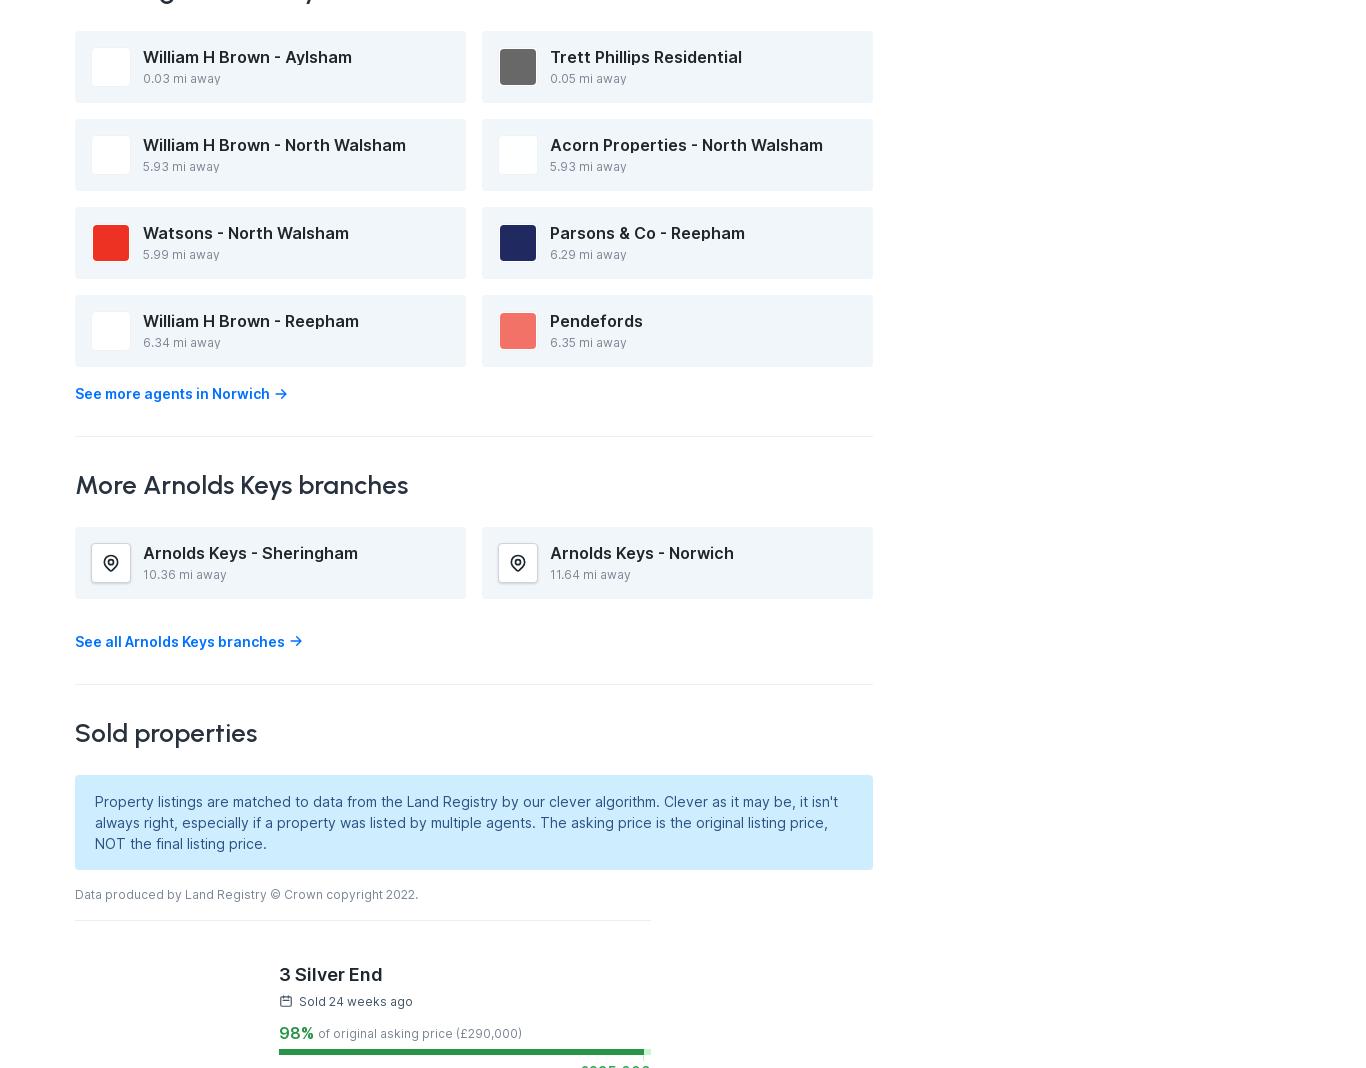  Describe the element at coordinates (246, 892) in the screenshot. I see `'Data produced by Land Registry © Crown copyright 2022.'` at that location.